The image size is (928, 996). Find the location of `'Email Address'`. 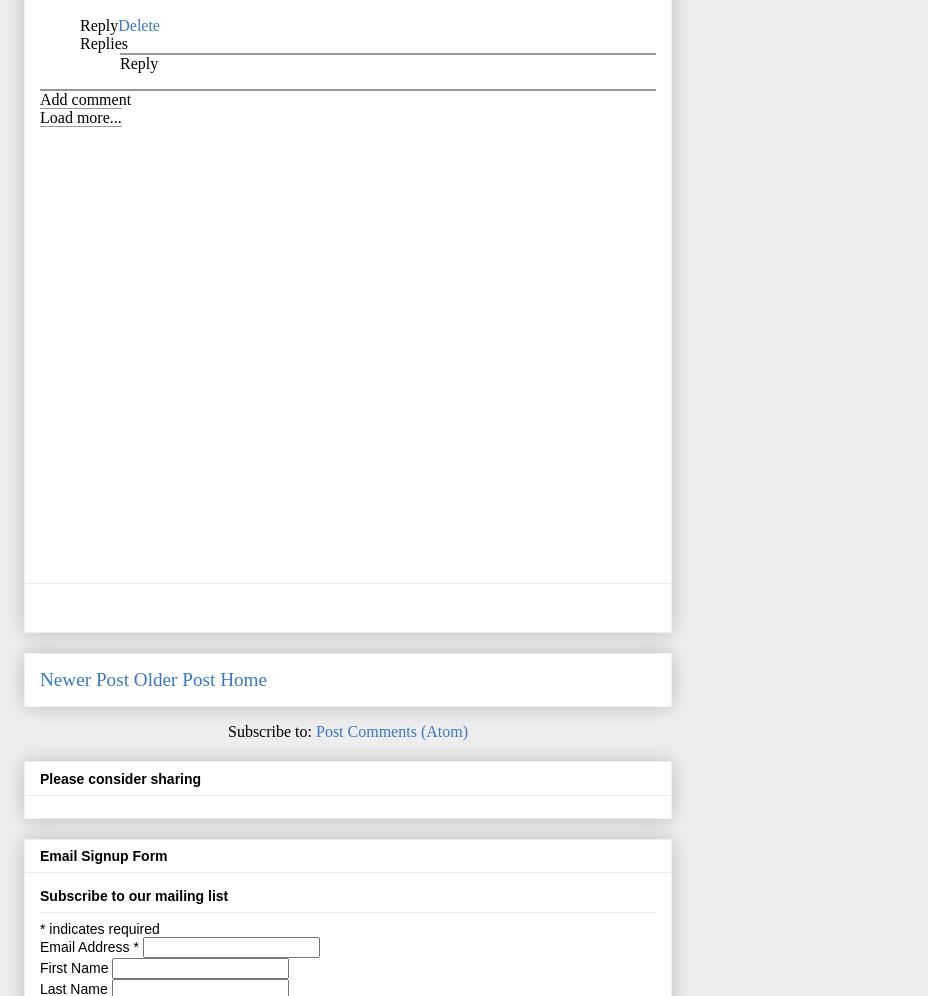

'Email Address' is located at coordinates (85, 946).